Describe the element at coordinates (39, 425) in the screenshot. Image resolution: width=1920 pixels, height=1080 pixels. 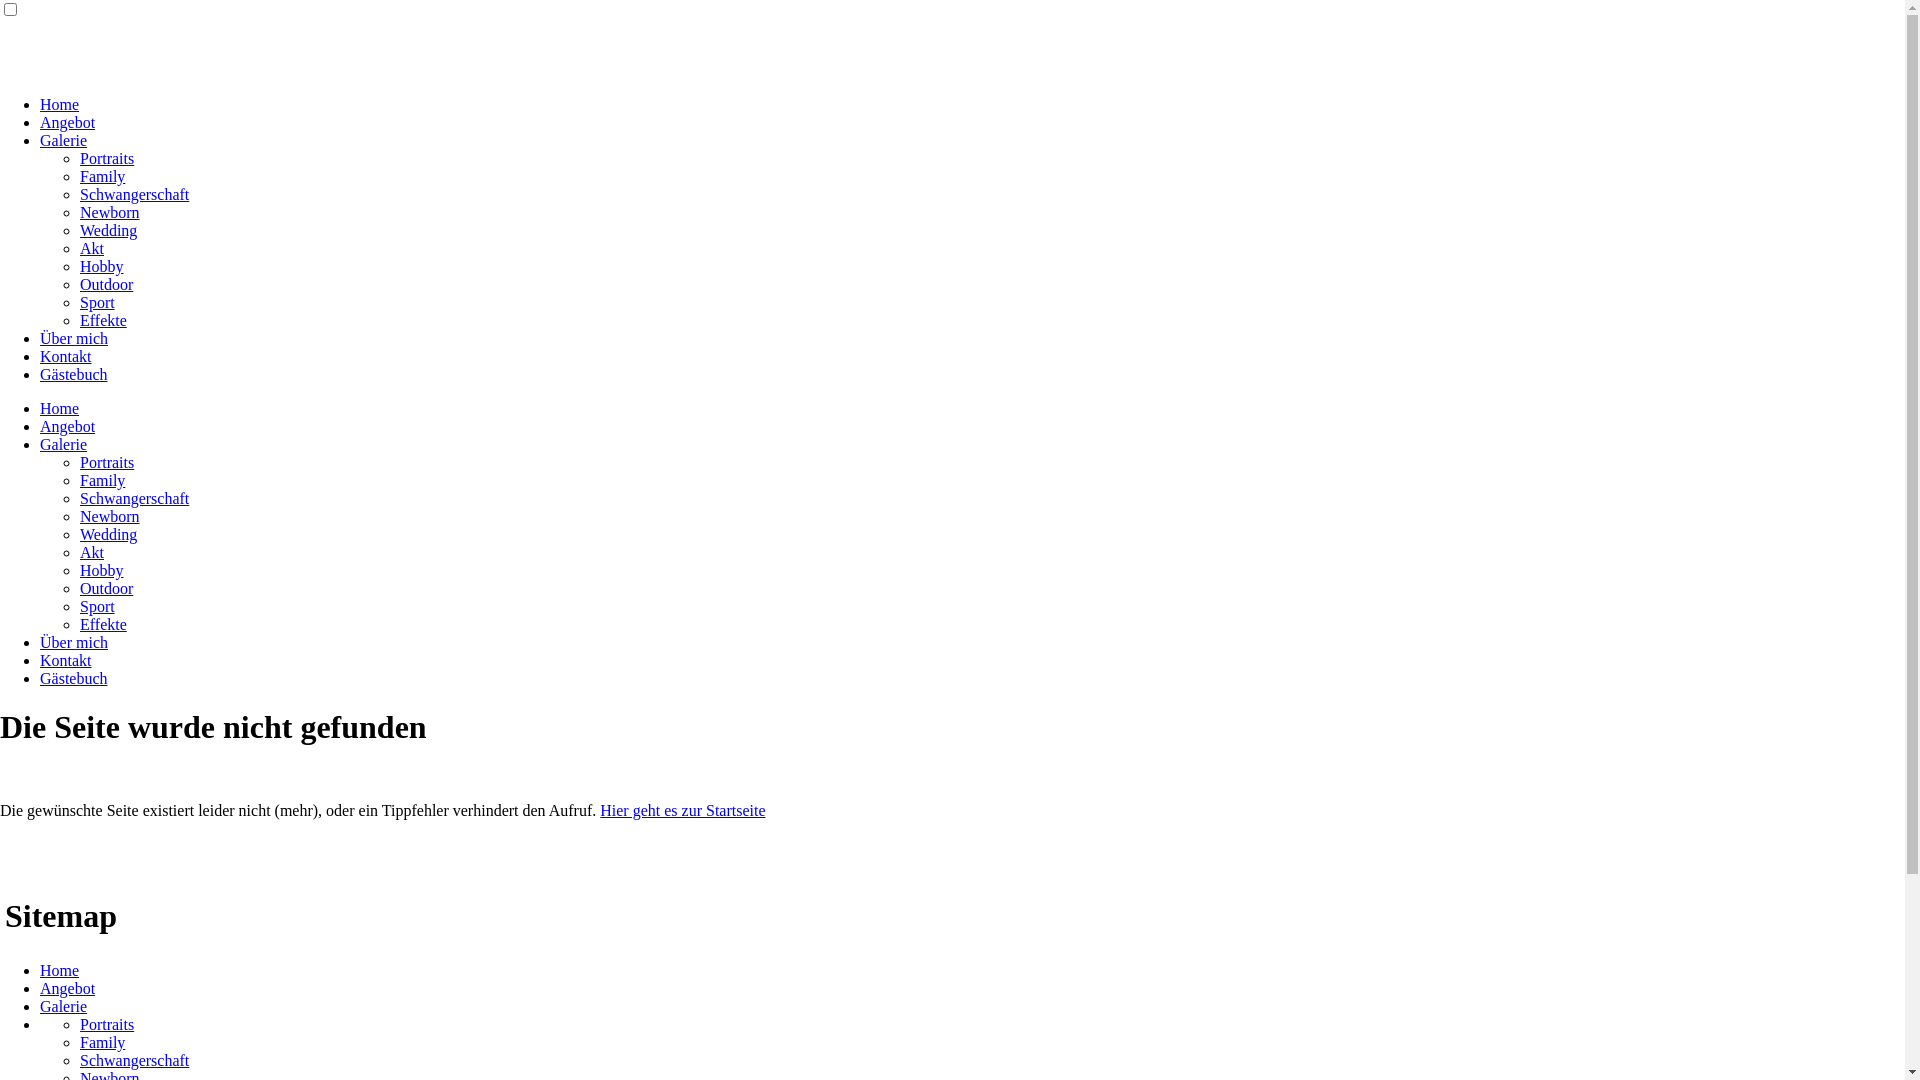
I see `'Angebot'` at that location.